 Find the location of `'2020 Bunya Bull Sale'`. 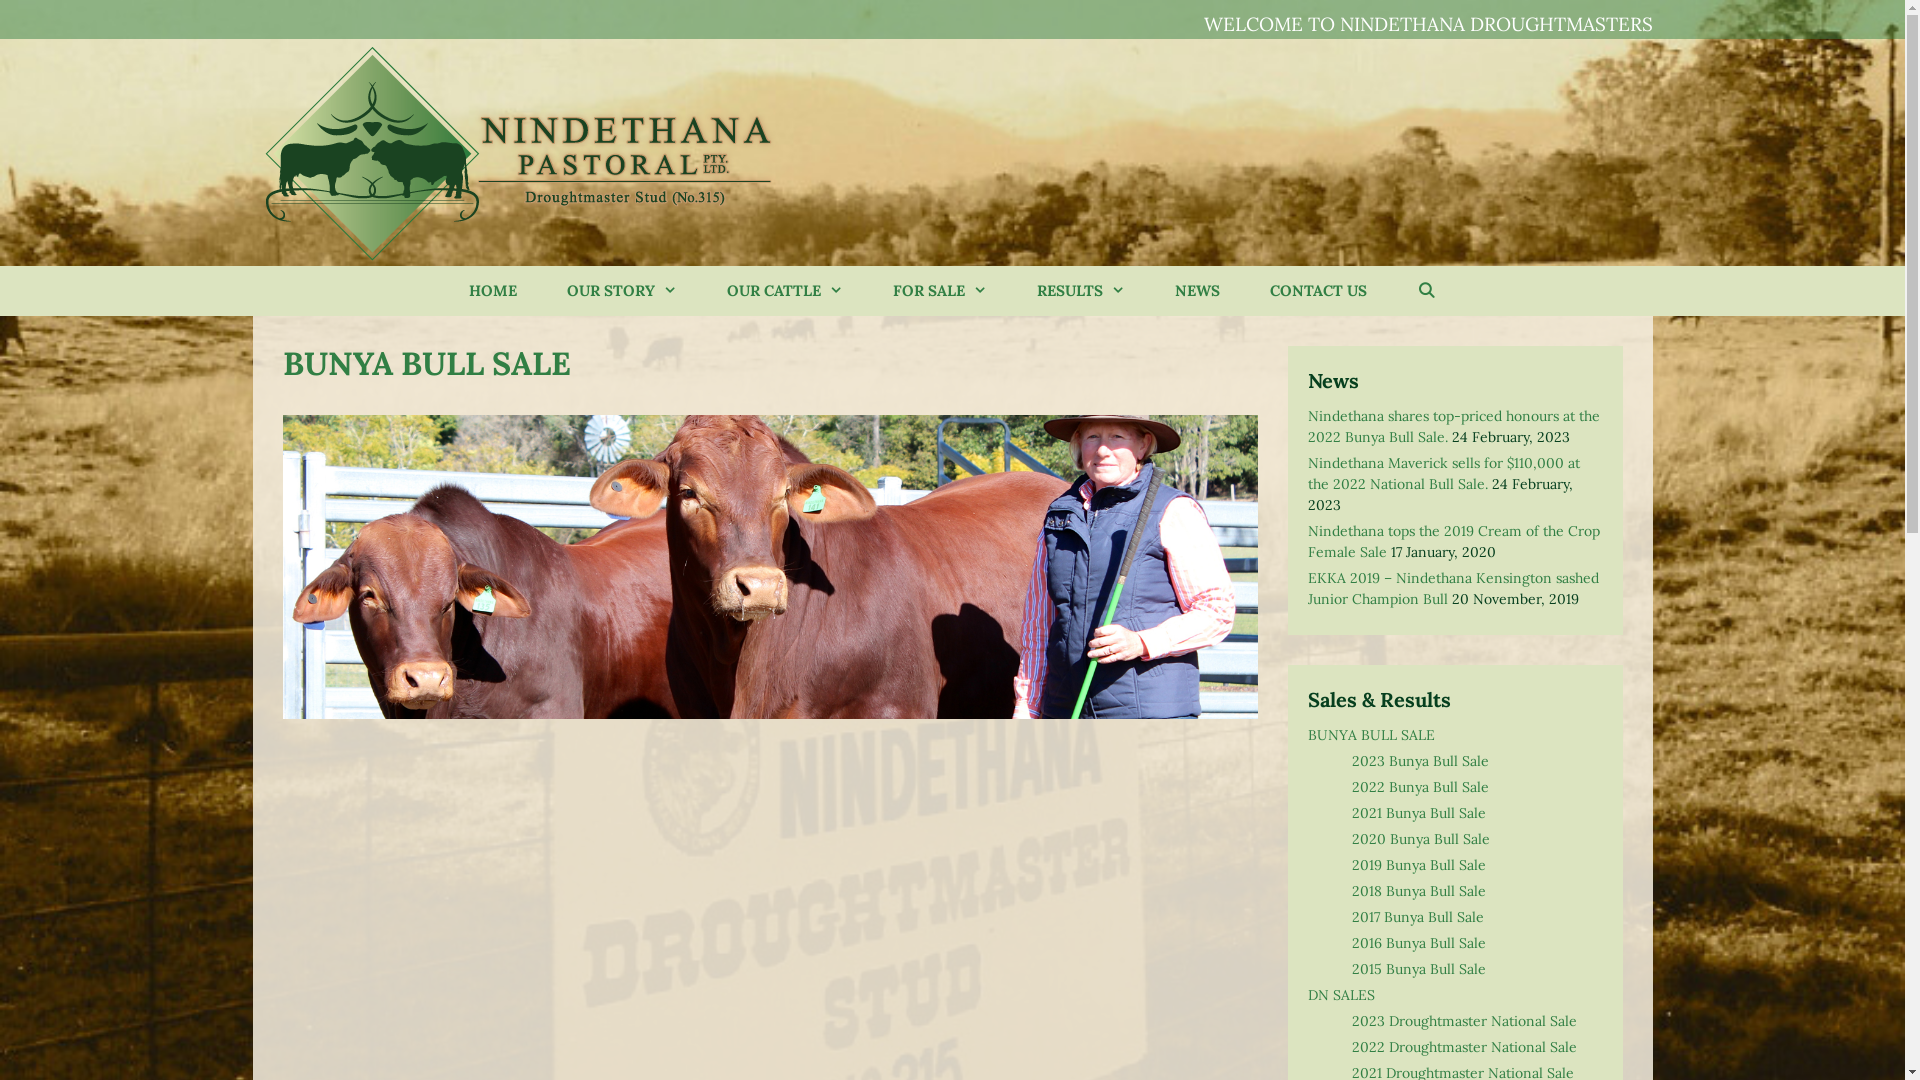

'2020 Bunya Bull Sale' is located at coordinates (1352, 839).